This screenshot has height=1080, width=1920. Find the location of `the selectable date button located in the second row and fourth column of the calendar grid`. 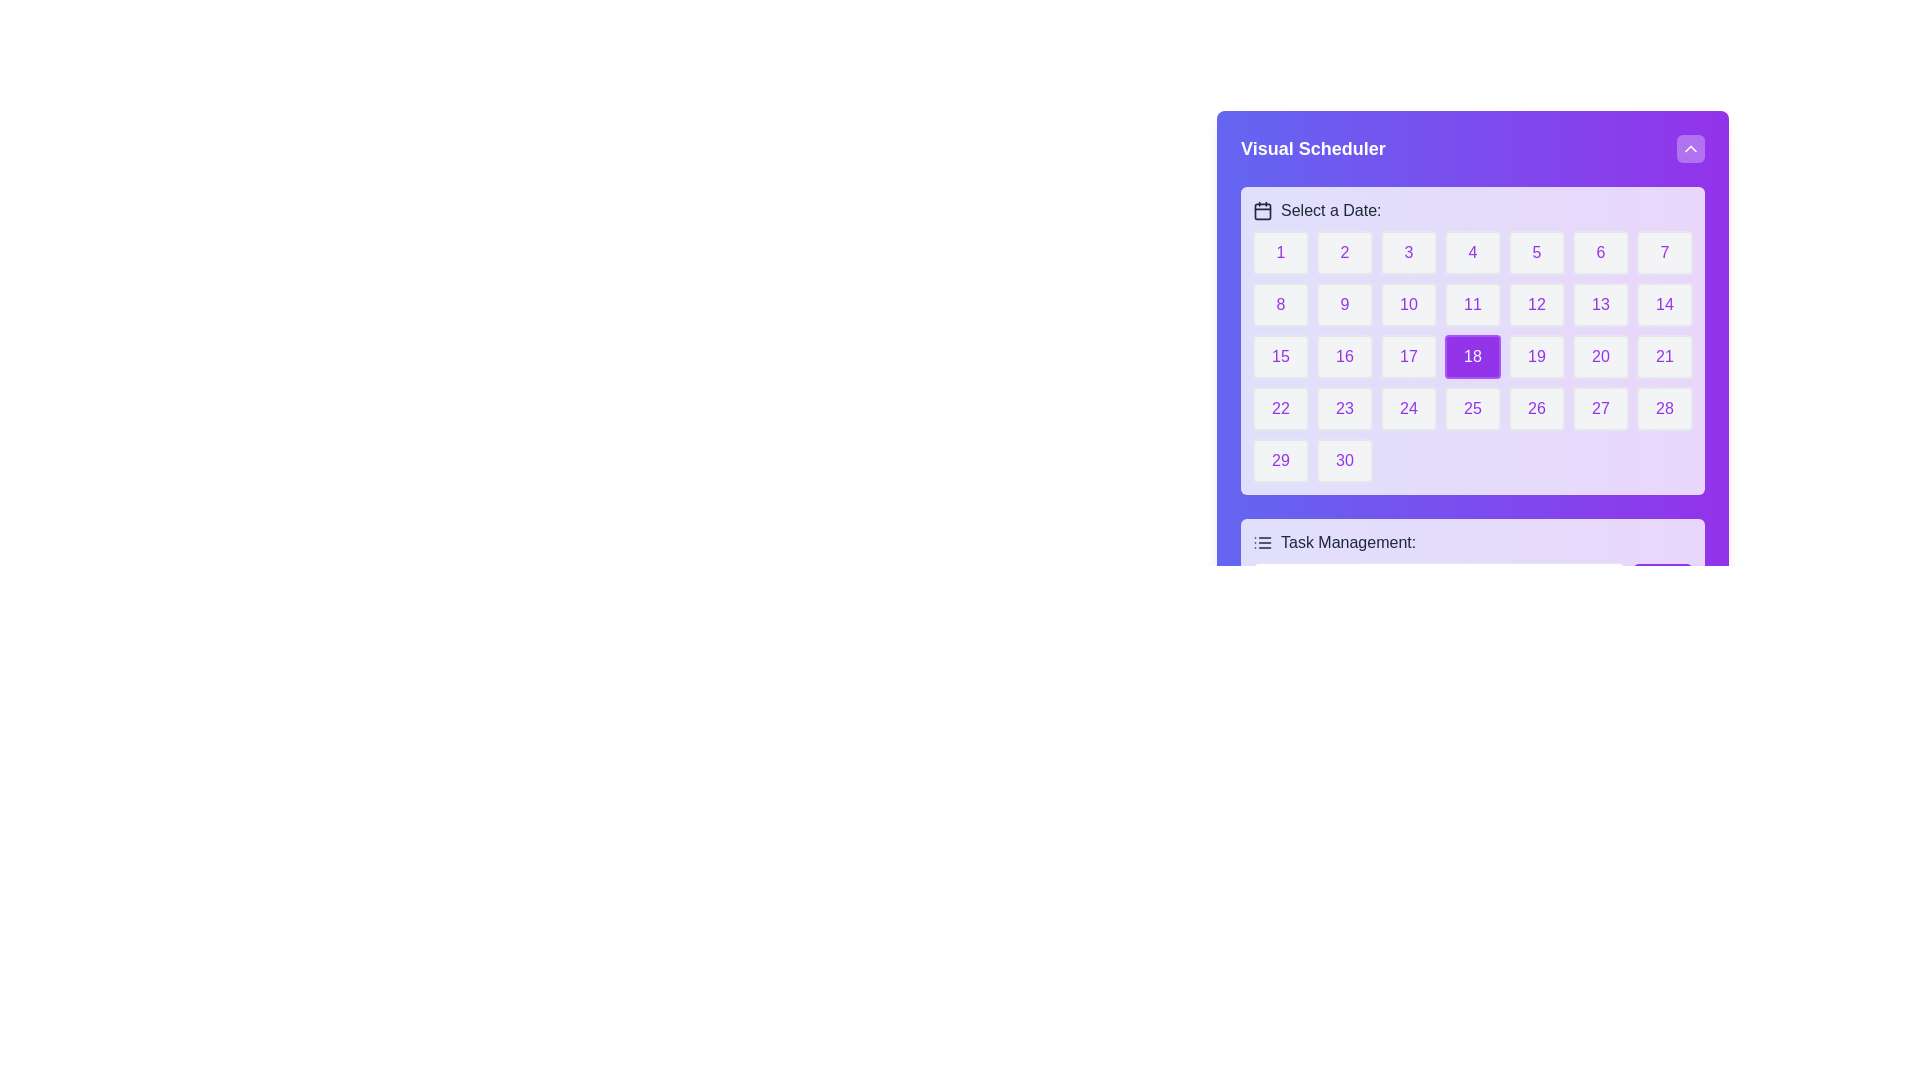

the selectable date button located in the second row and fourth column of the calendar grid is located at coordinates (1473, 304).